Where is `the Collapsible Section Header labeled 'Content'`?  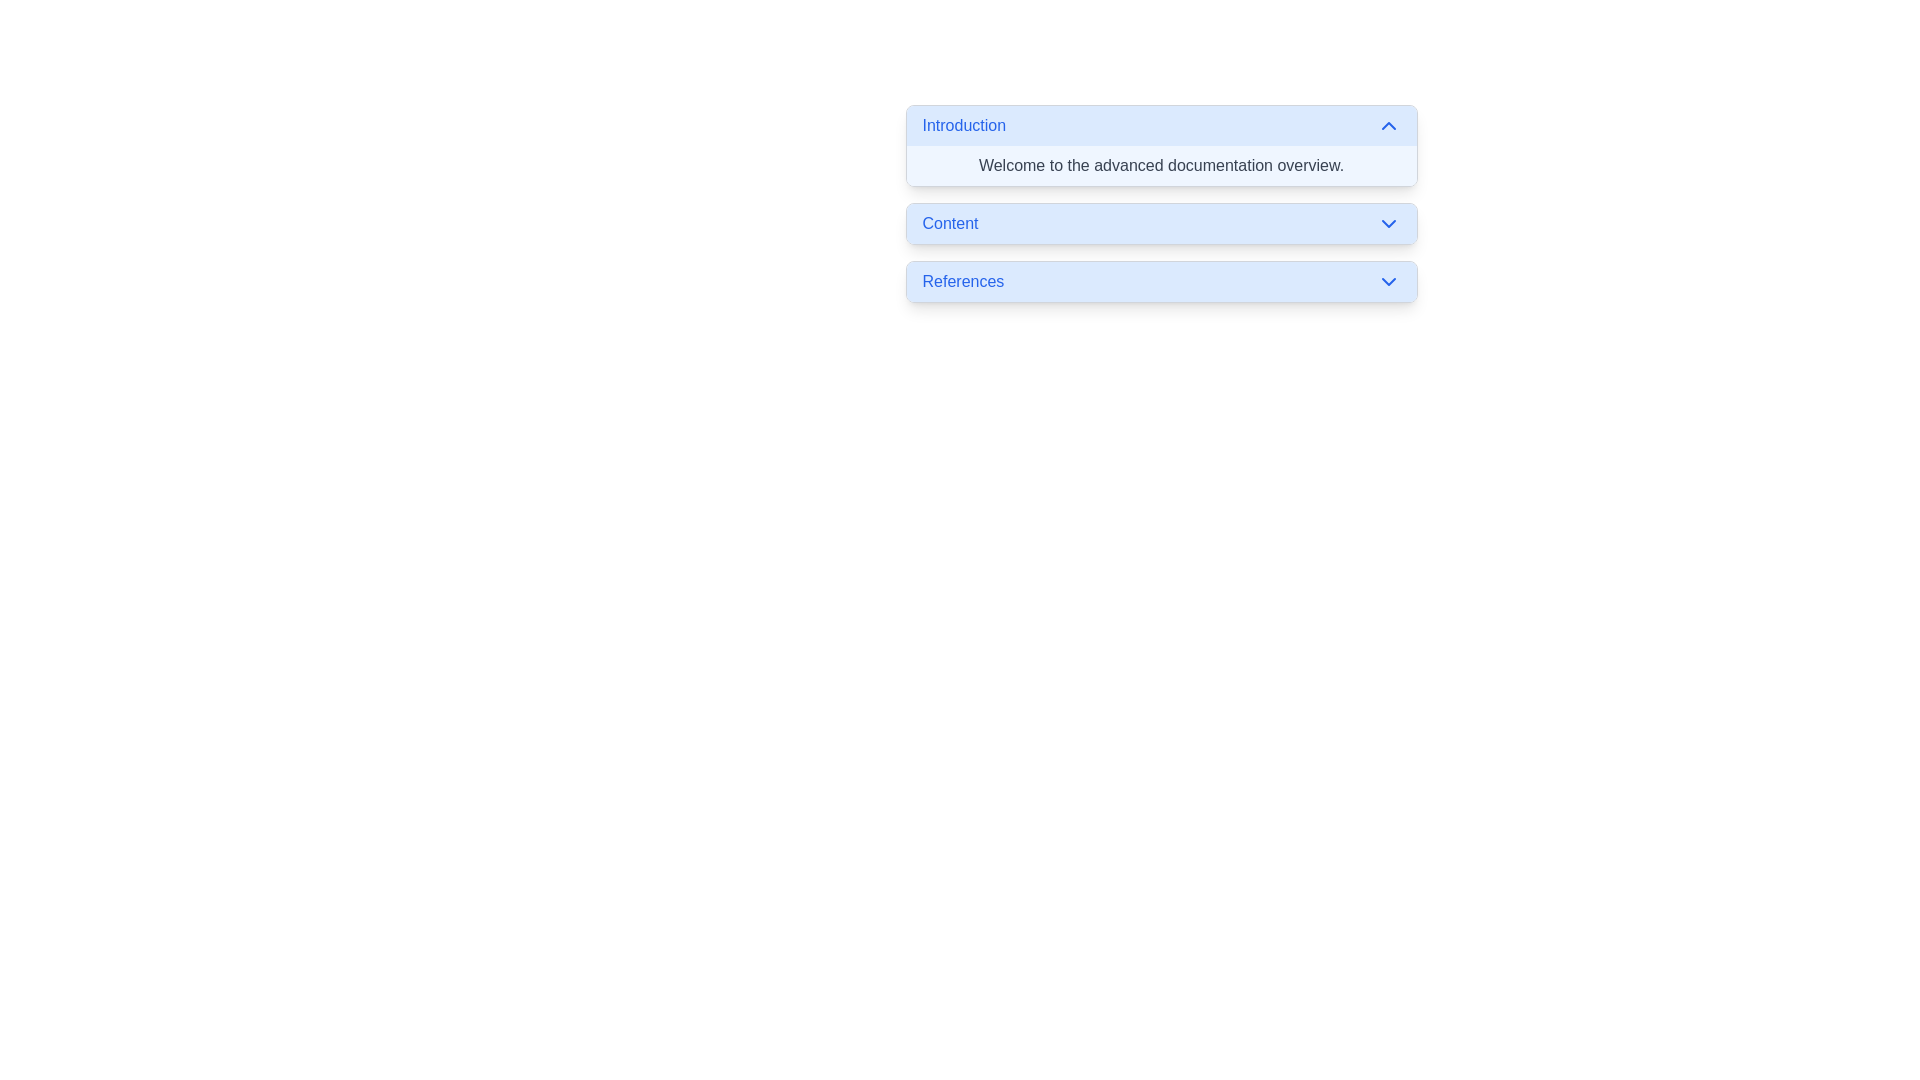
the Collapsible Section Header labeled 'Content' is located at coordinates (1161, 204).